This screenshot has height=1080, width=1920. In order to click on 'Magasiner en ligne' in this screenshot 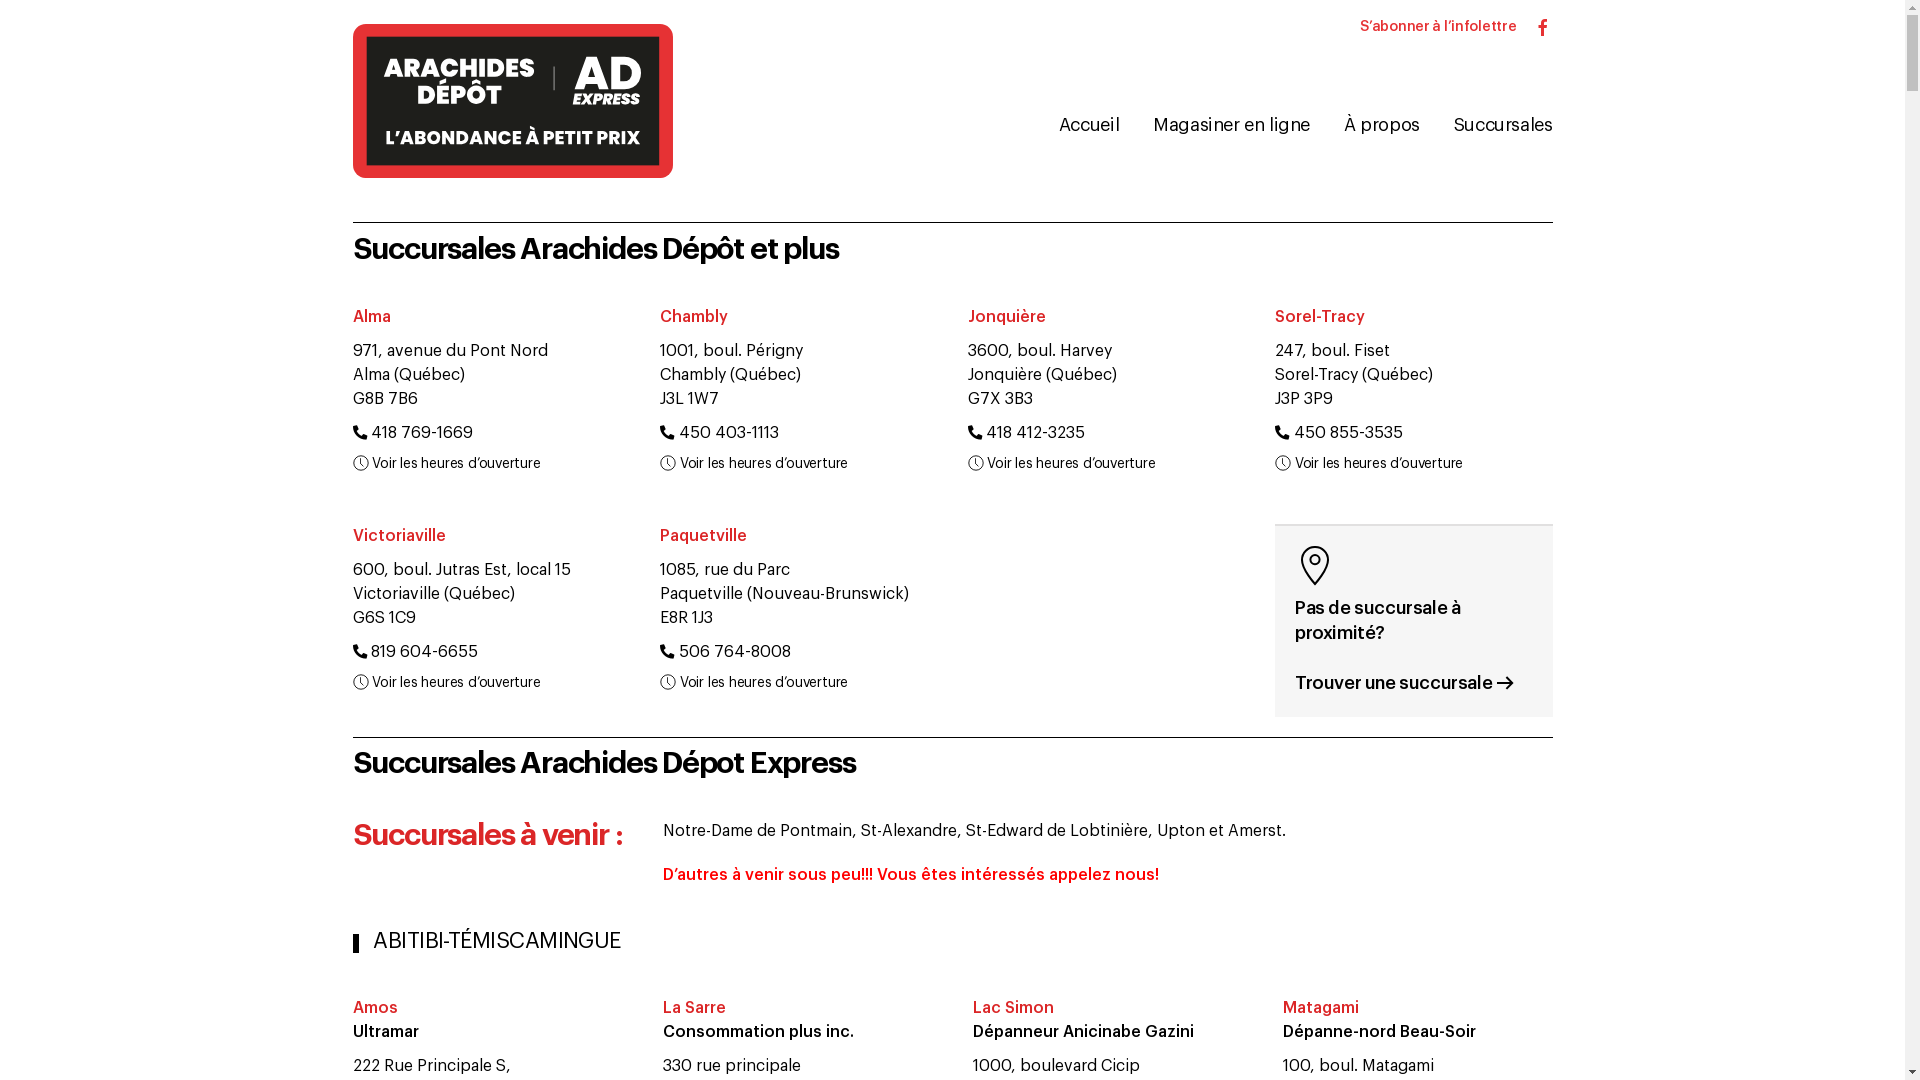, I will do `click(1229, 125)`.